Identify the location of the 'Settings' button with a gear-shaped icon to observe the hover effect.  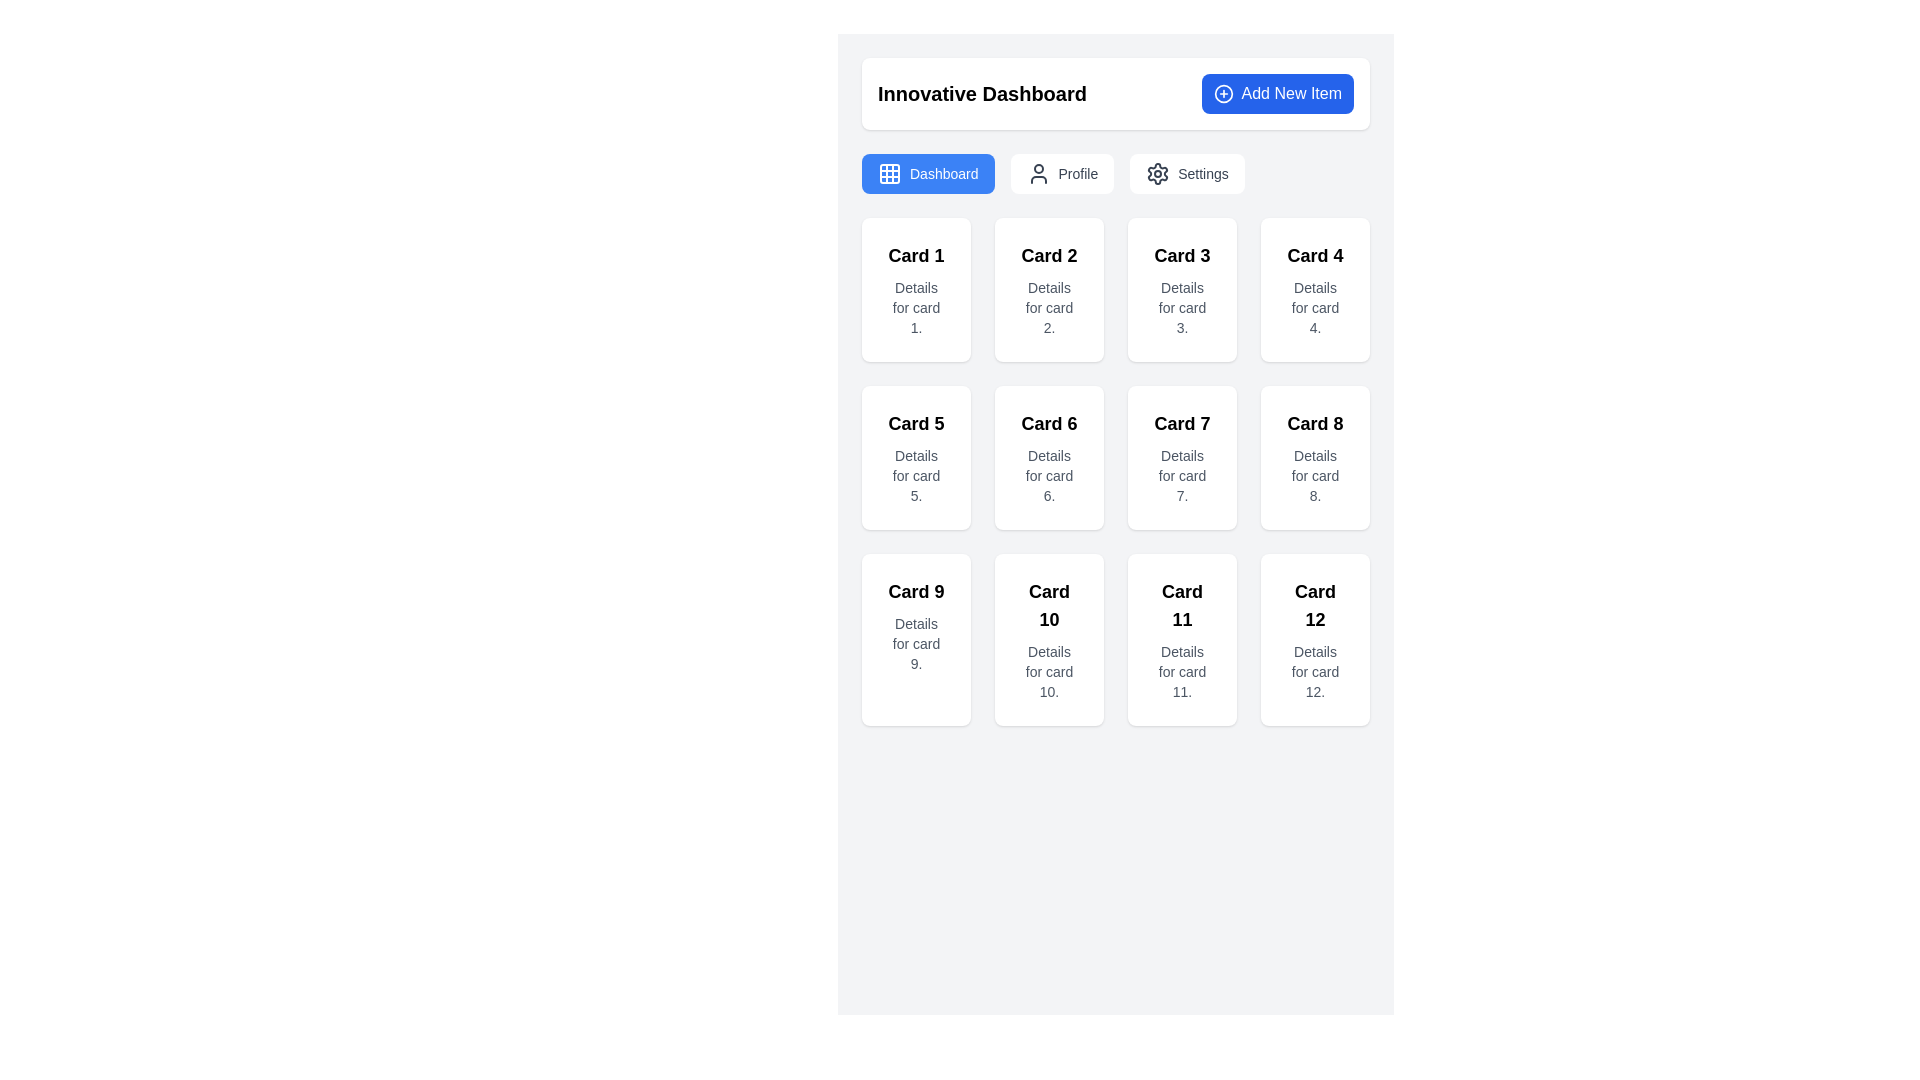
(1187, 172).